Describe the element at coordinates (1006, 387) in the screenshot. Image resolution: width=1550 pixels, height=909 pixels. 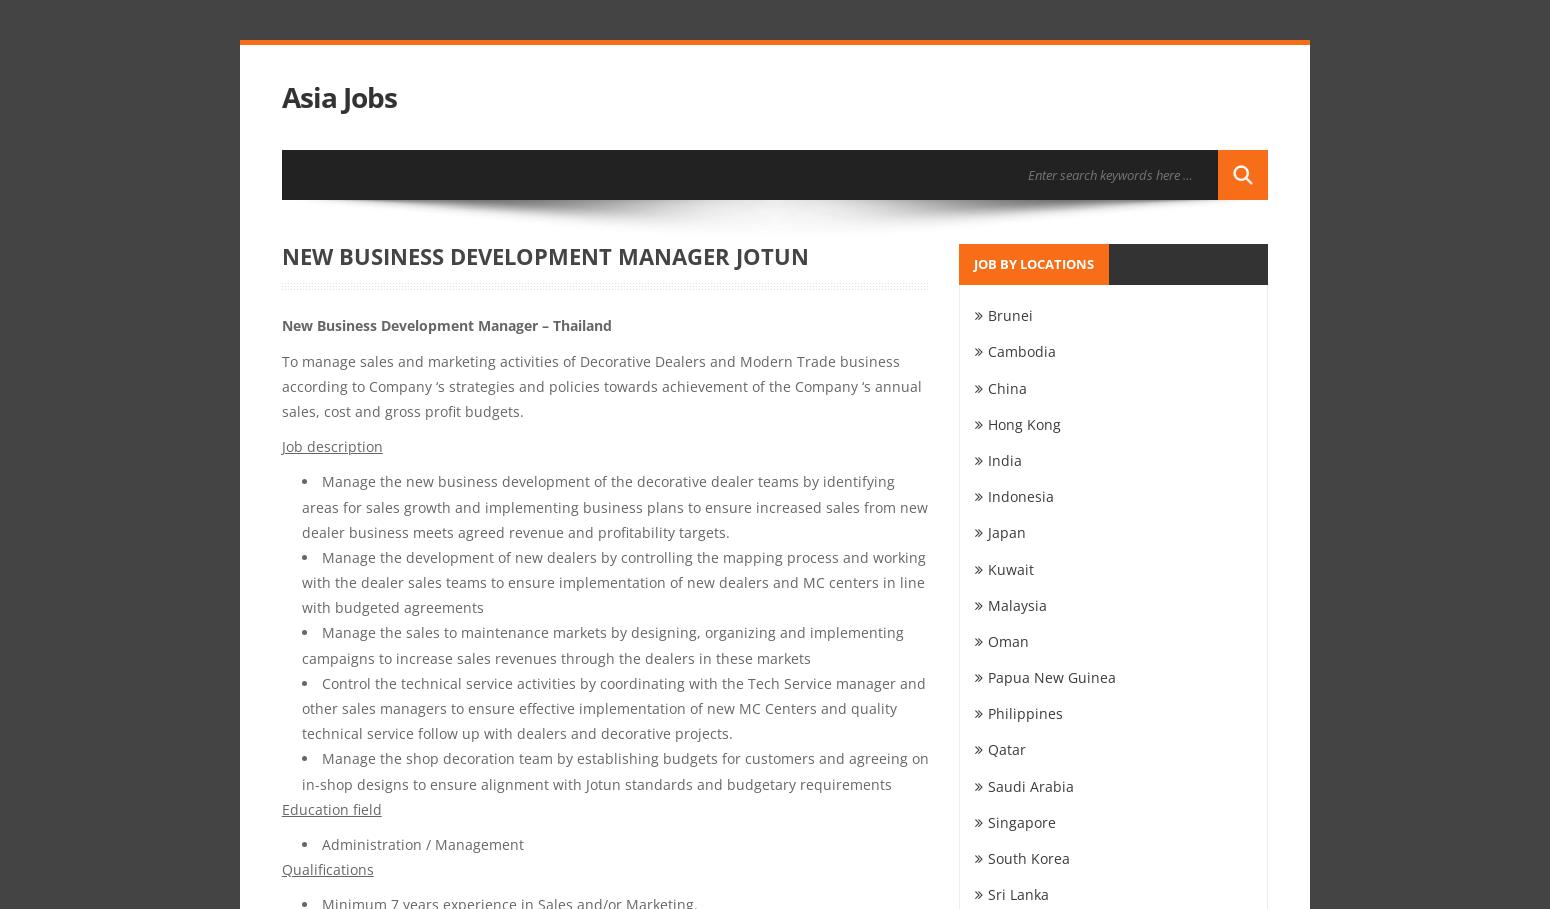
I see `'China'` at that location.